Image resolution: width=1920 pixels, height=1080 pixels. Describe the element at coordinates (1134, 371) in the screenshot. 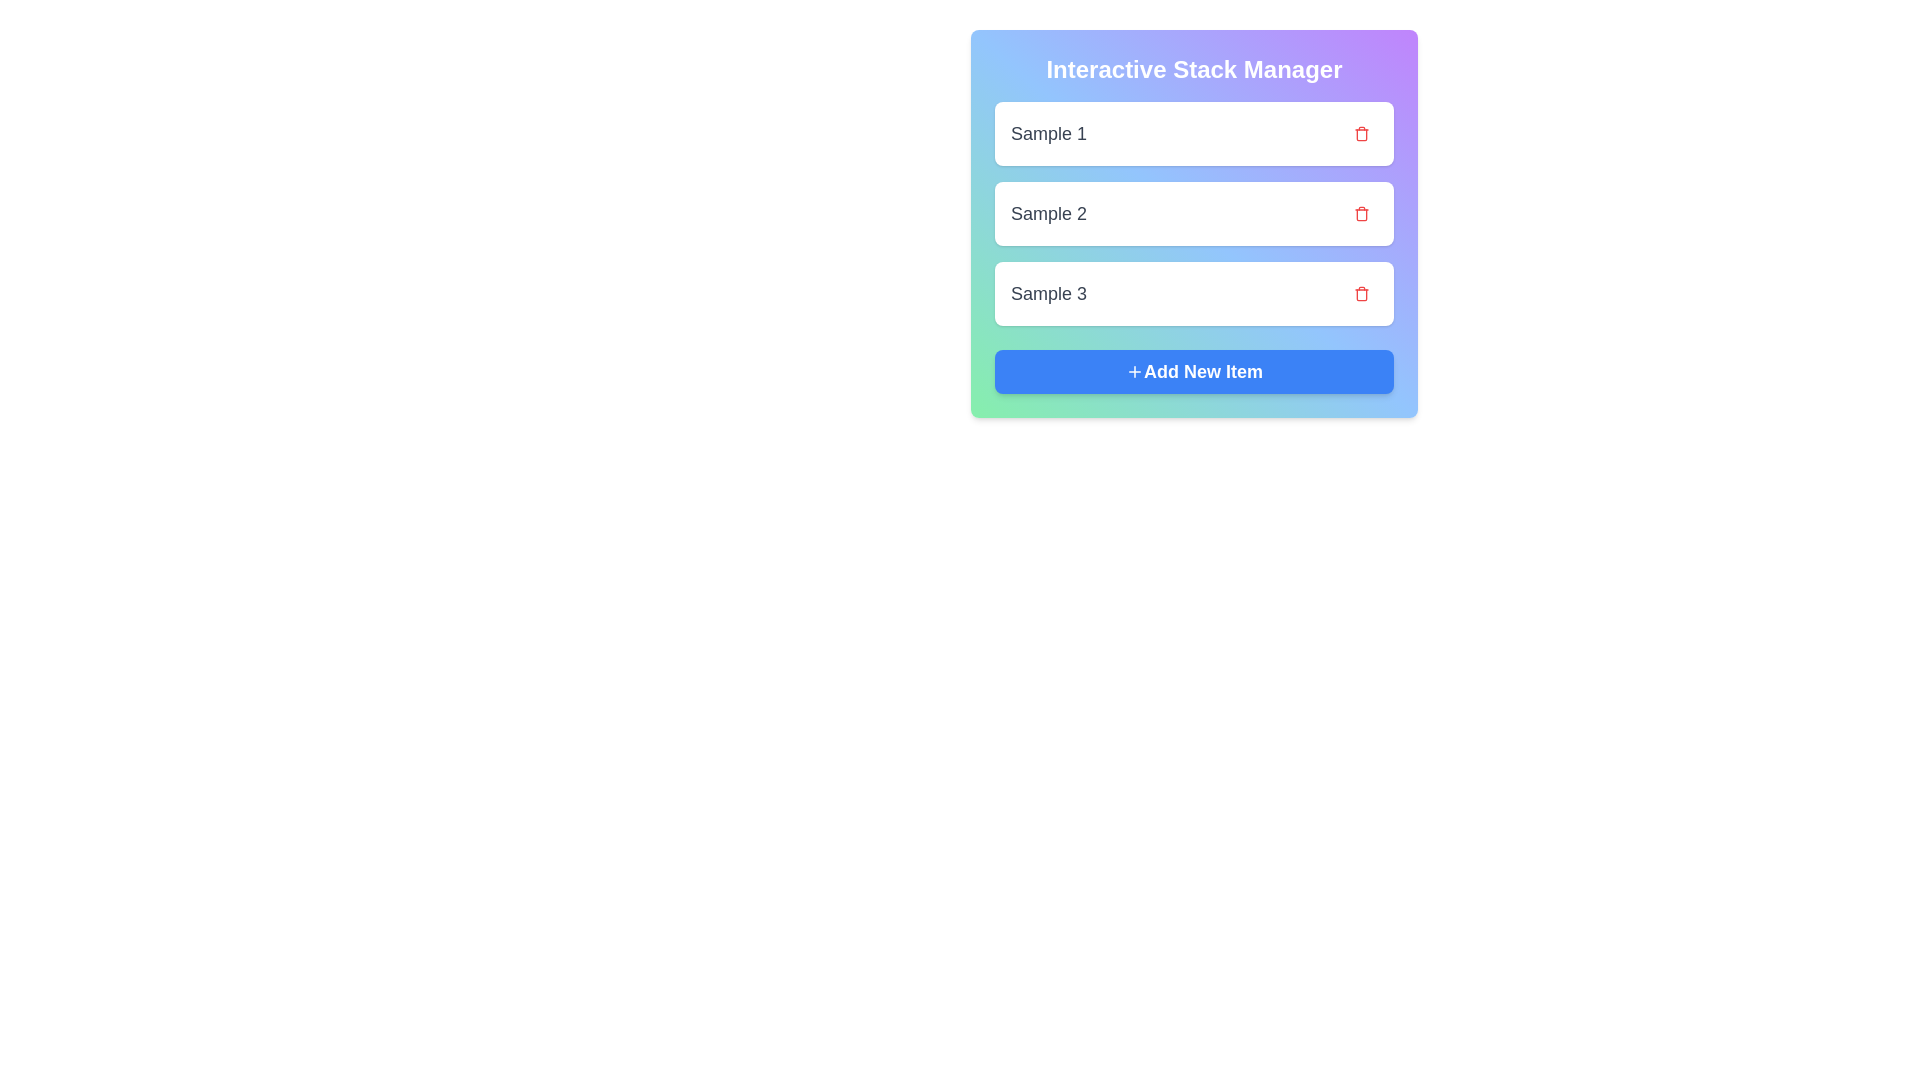

I see `the plus sign SVG icon located within the blue button labeled 'Add New Item'` at that location.